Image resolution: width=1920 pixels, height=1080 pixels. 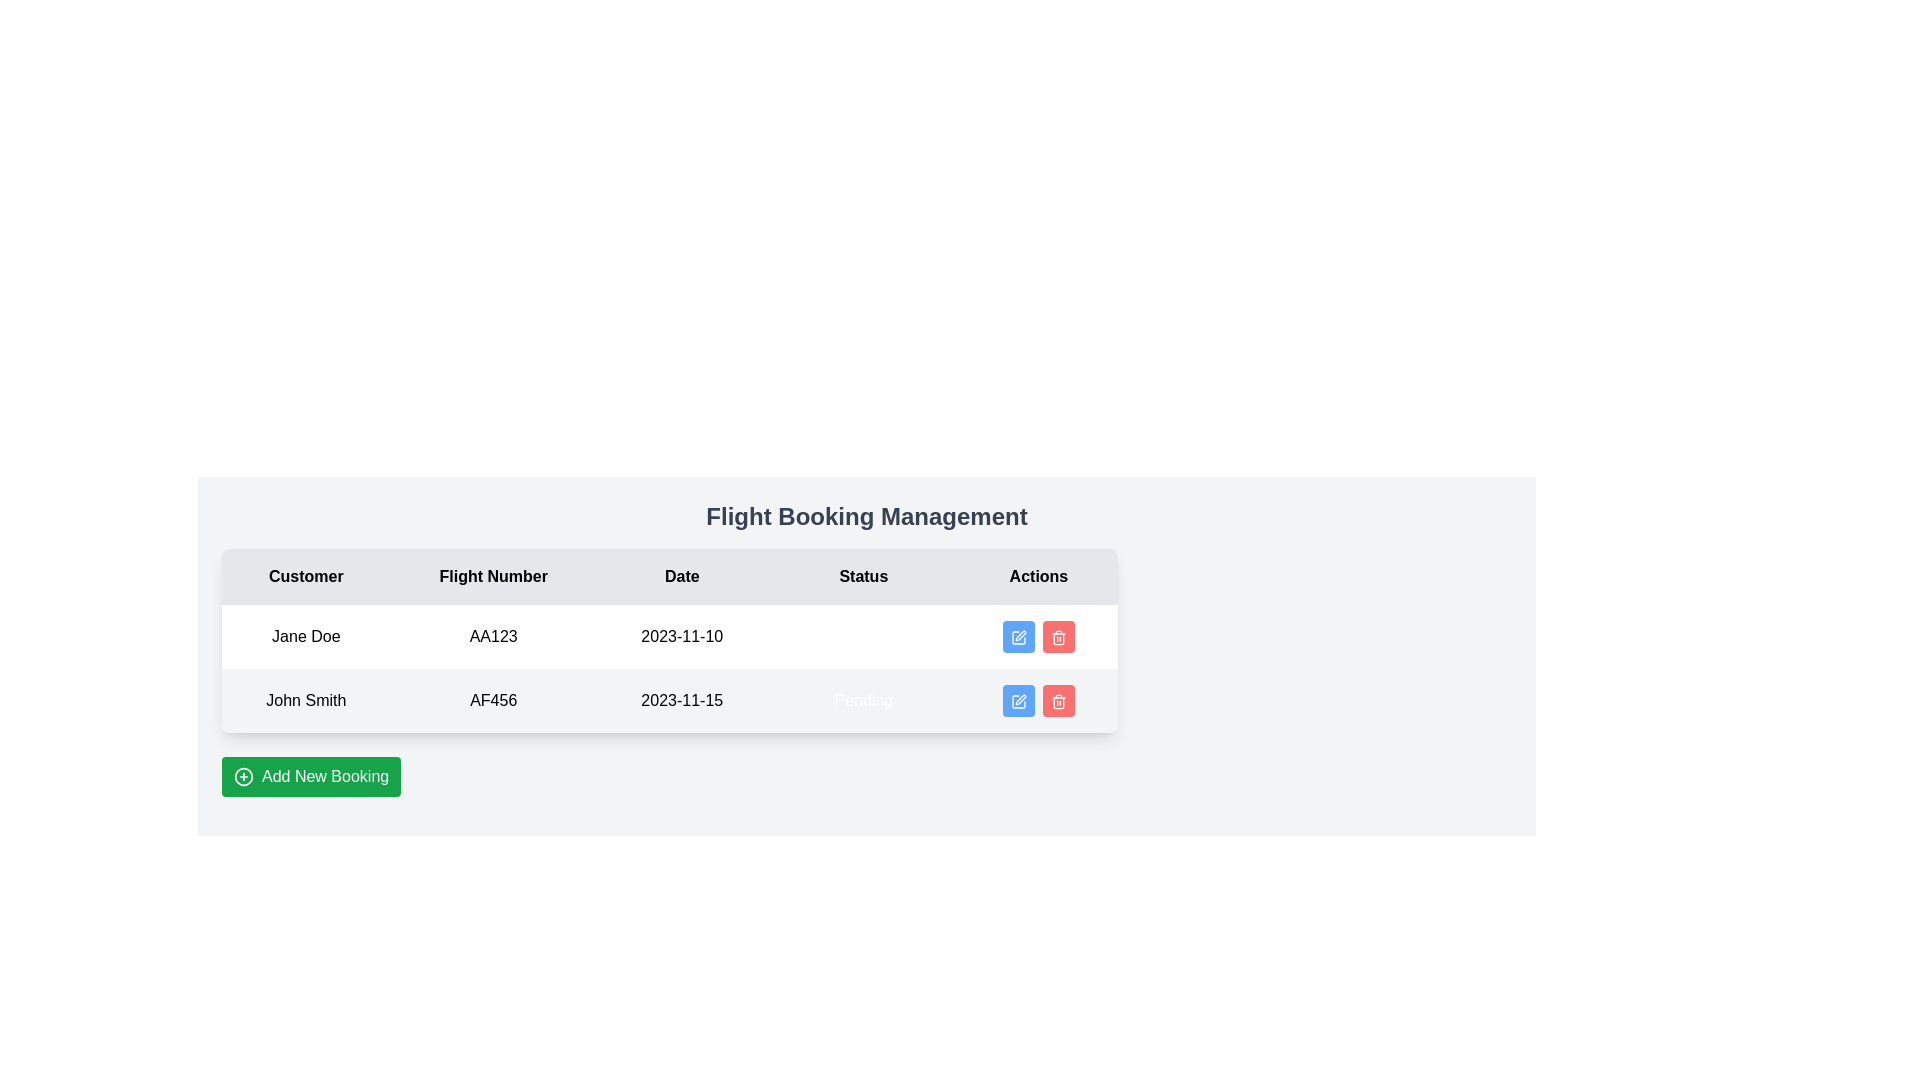 What do you see at coordinates (1057, 637) in the screenshot?
I see `the delete icon located in the 'Actions' column of the table for the entry related to 'Jane Doe', positioned to the right of the blue edit icon` at bounding box center [1057, 637].